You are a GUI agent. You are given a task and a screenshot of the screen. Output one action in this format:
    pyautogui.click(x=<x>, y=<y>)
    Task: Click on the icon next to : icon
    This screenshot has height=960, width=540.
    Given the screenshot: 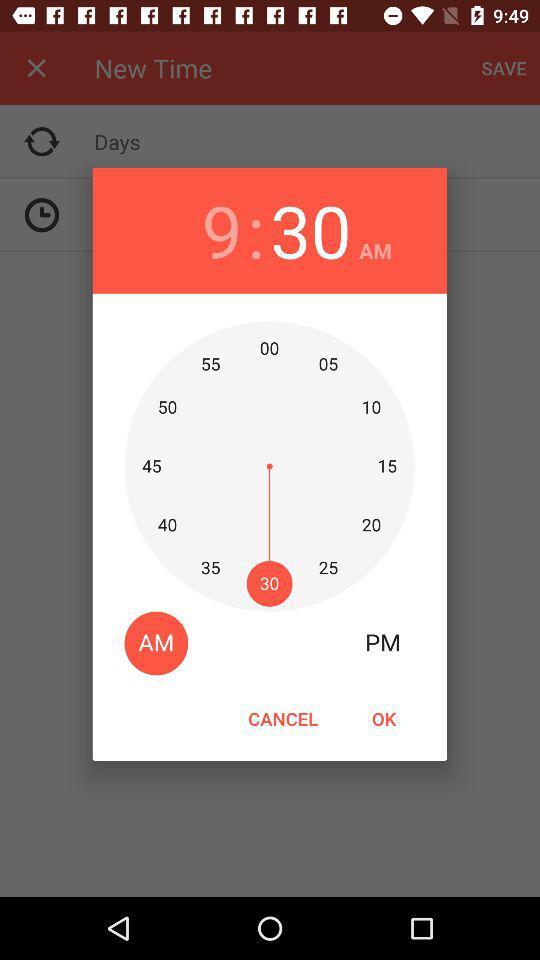 What is the action you would take?
    pyautogui.click(x=220, y=230)
    